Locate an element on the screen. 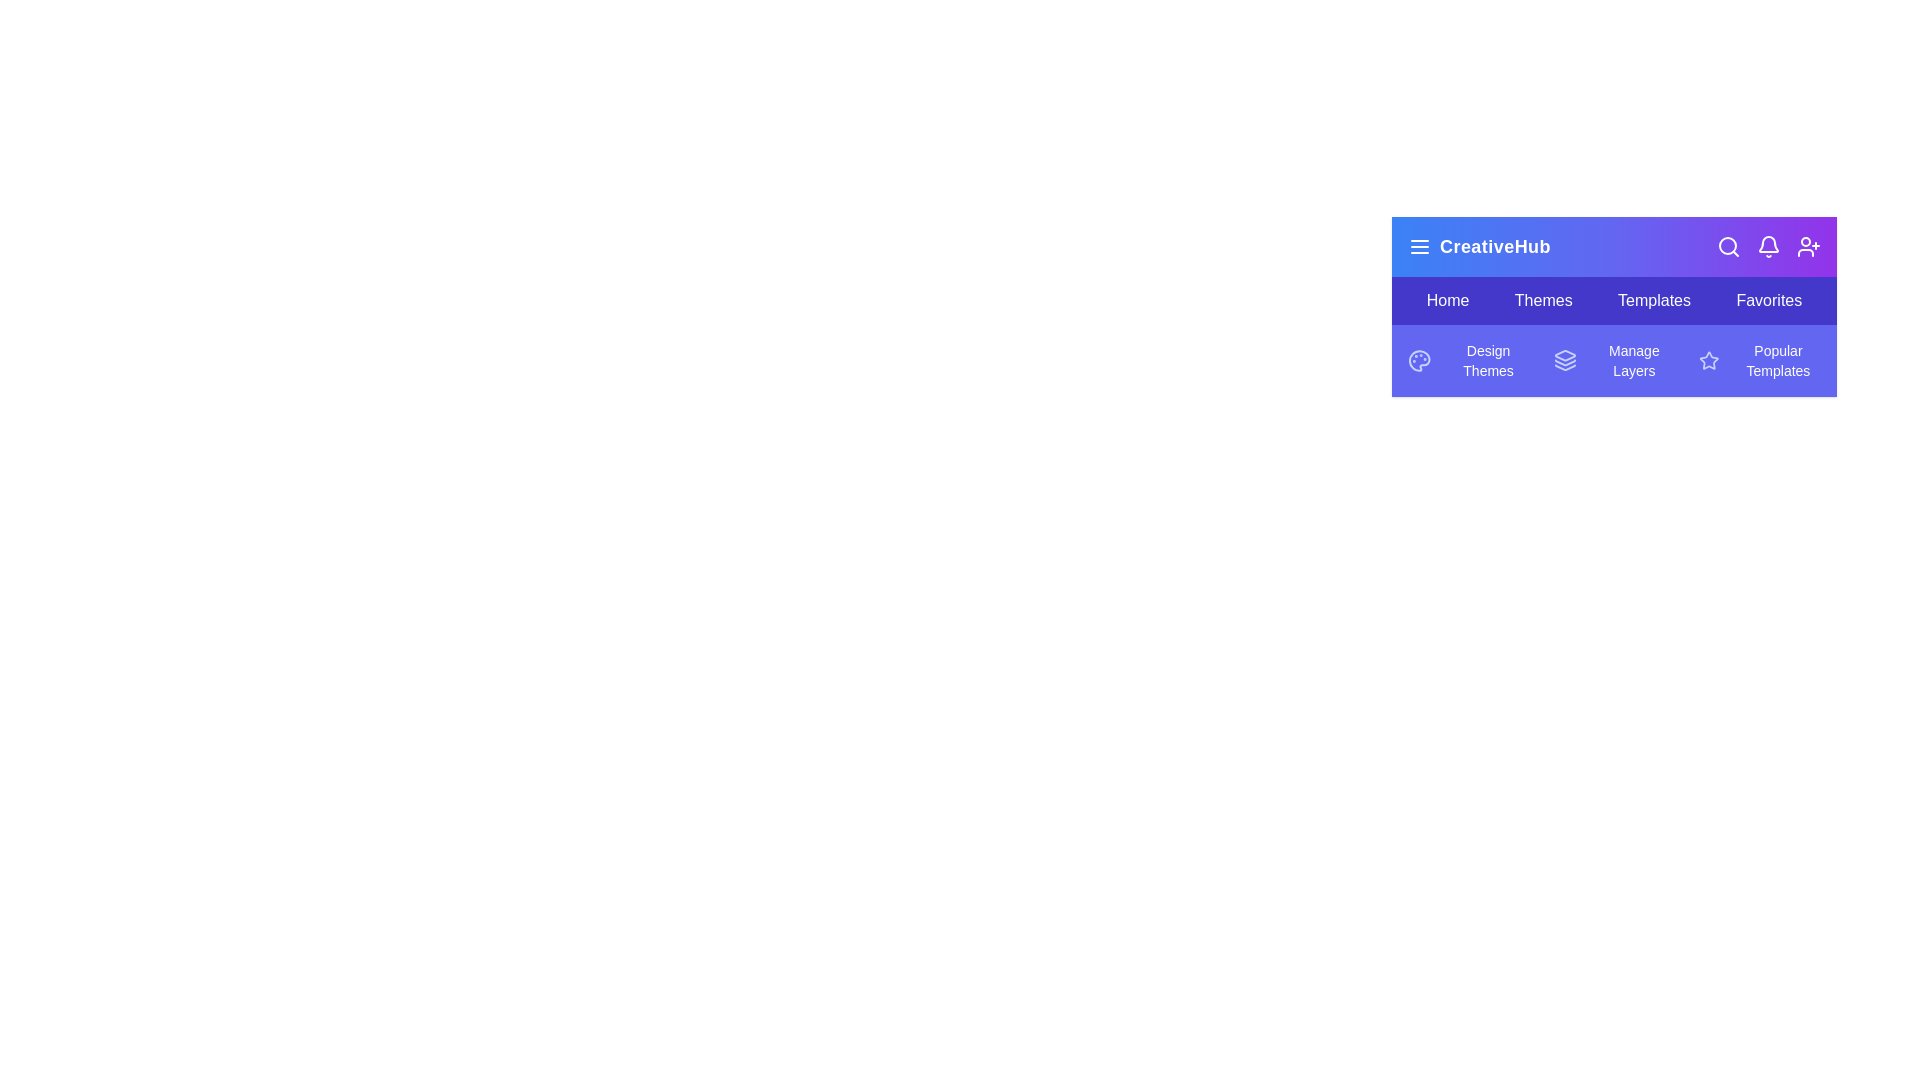 The height and width of the screenshot is (1080, 1920). the menu button to toggle the menu visibility is located at coordinates (1419, 245).